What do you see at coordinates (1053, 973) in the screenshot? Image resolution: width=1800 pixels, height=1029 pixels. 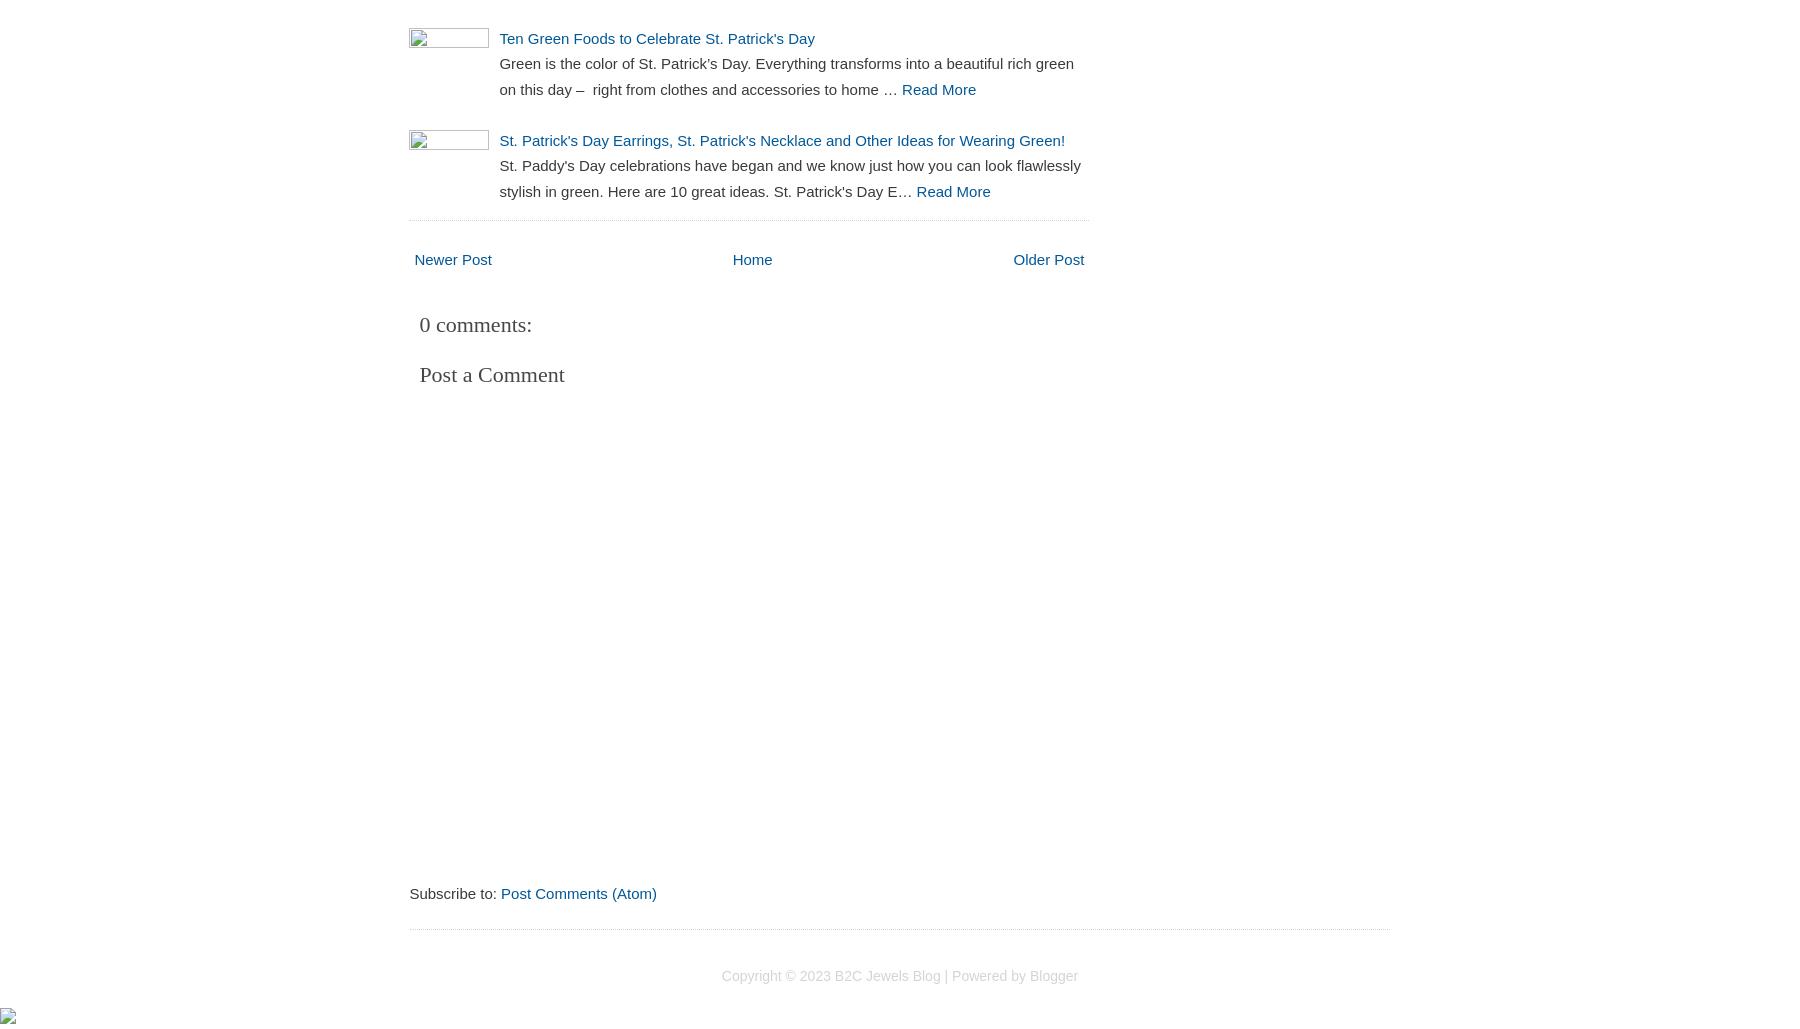 I see `'Blogger'` at bounding box center [1053, 973].